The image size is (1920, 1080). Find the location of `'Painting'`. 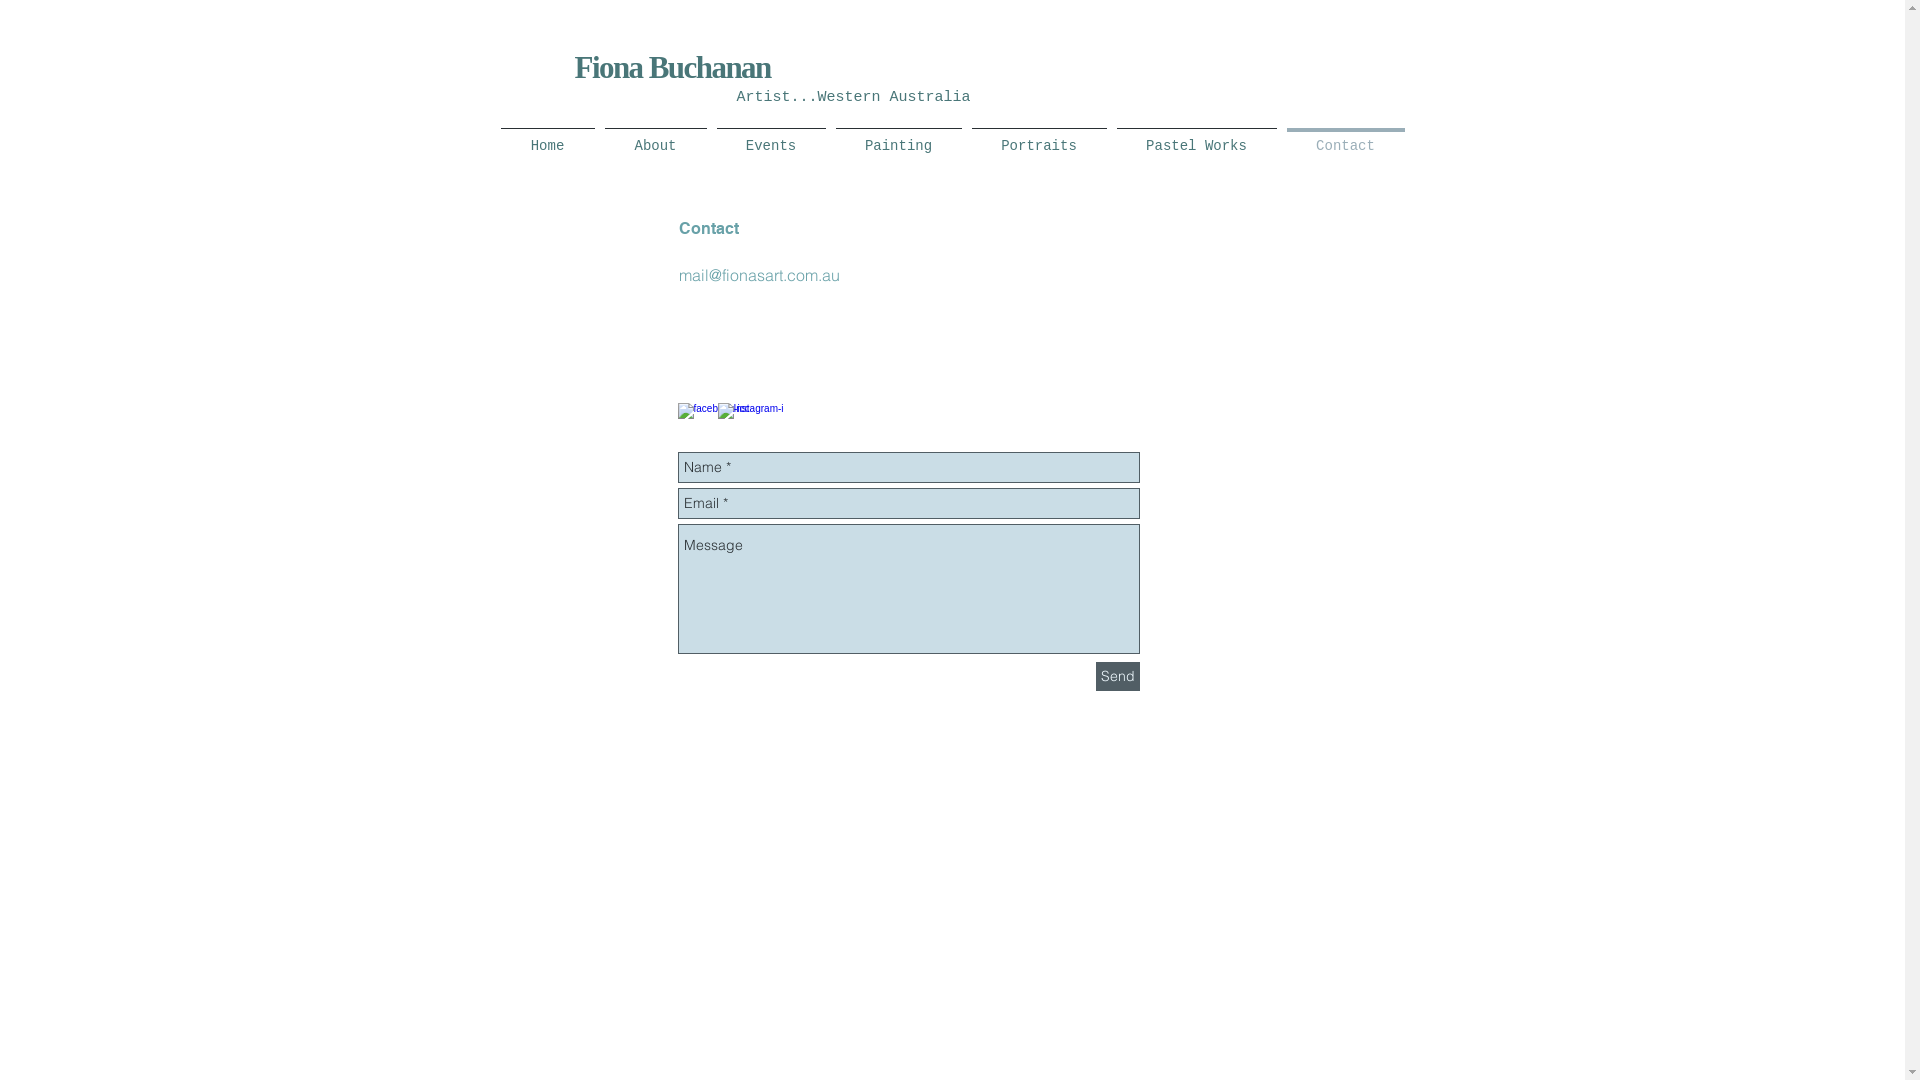

'Painting' is located at coordinates (896, 136).